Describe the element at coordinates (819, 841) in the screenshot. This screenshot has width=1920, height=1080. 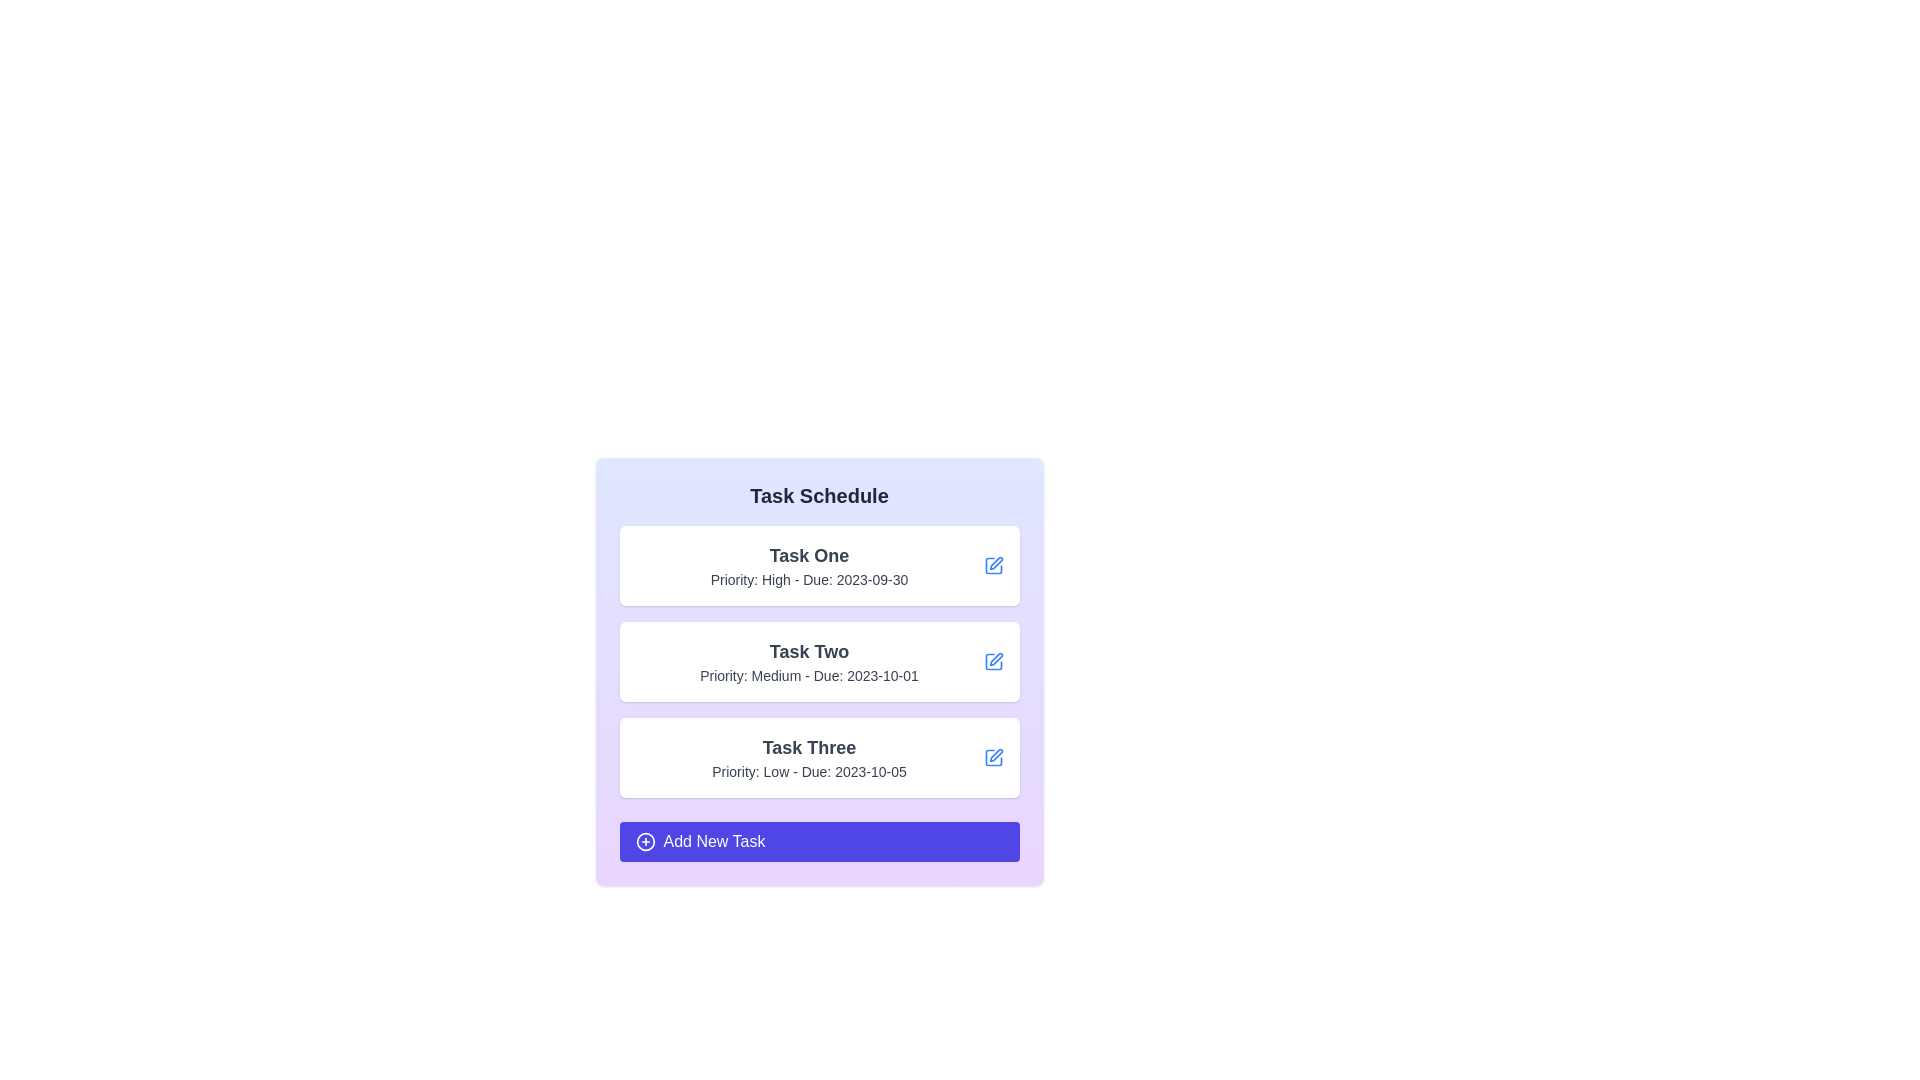
I see `the 'Add New Task' button to add a new task` at that location.